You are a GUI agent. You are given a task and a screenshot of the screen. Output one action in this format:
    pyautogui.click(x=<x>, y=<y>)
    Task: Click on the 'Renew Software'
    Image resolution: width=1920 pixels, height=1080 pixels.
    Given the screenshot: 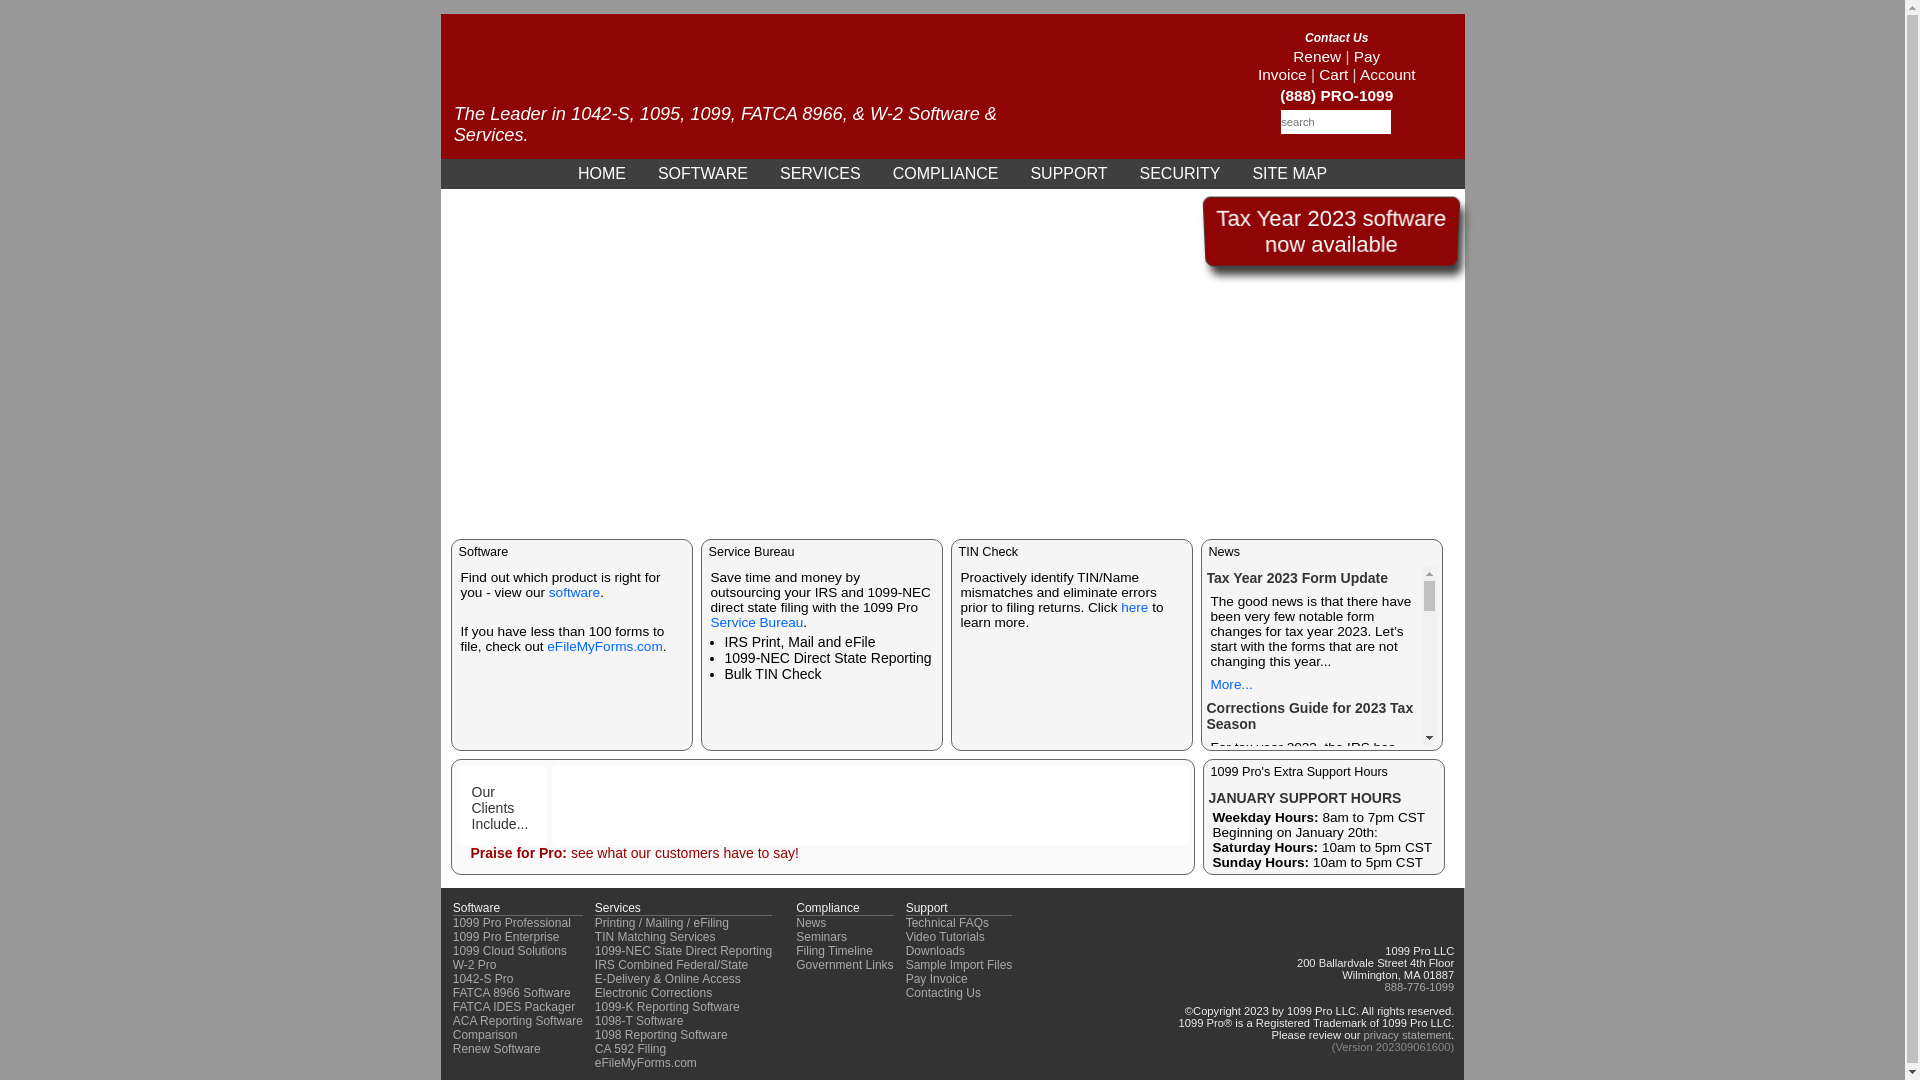 What is the action you would take?
    pyautogui.click(x=497, y=1048)
    